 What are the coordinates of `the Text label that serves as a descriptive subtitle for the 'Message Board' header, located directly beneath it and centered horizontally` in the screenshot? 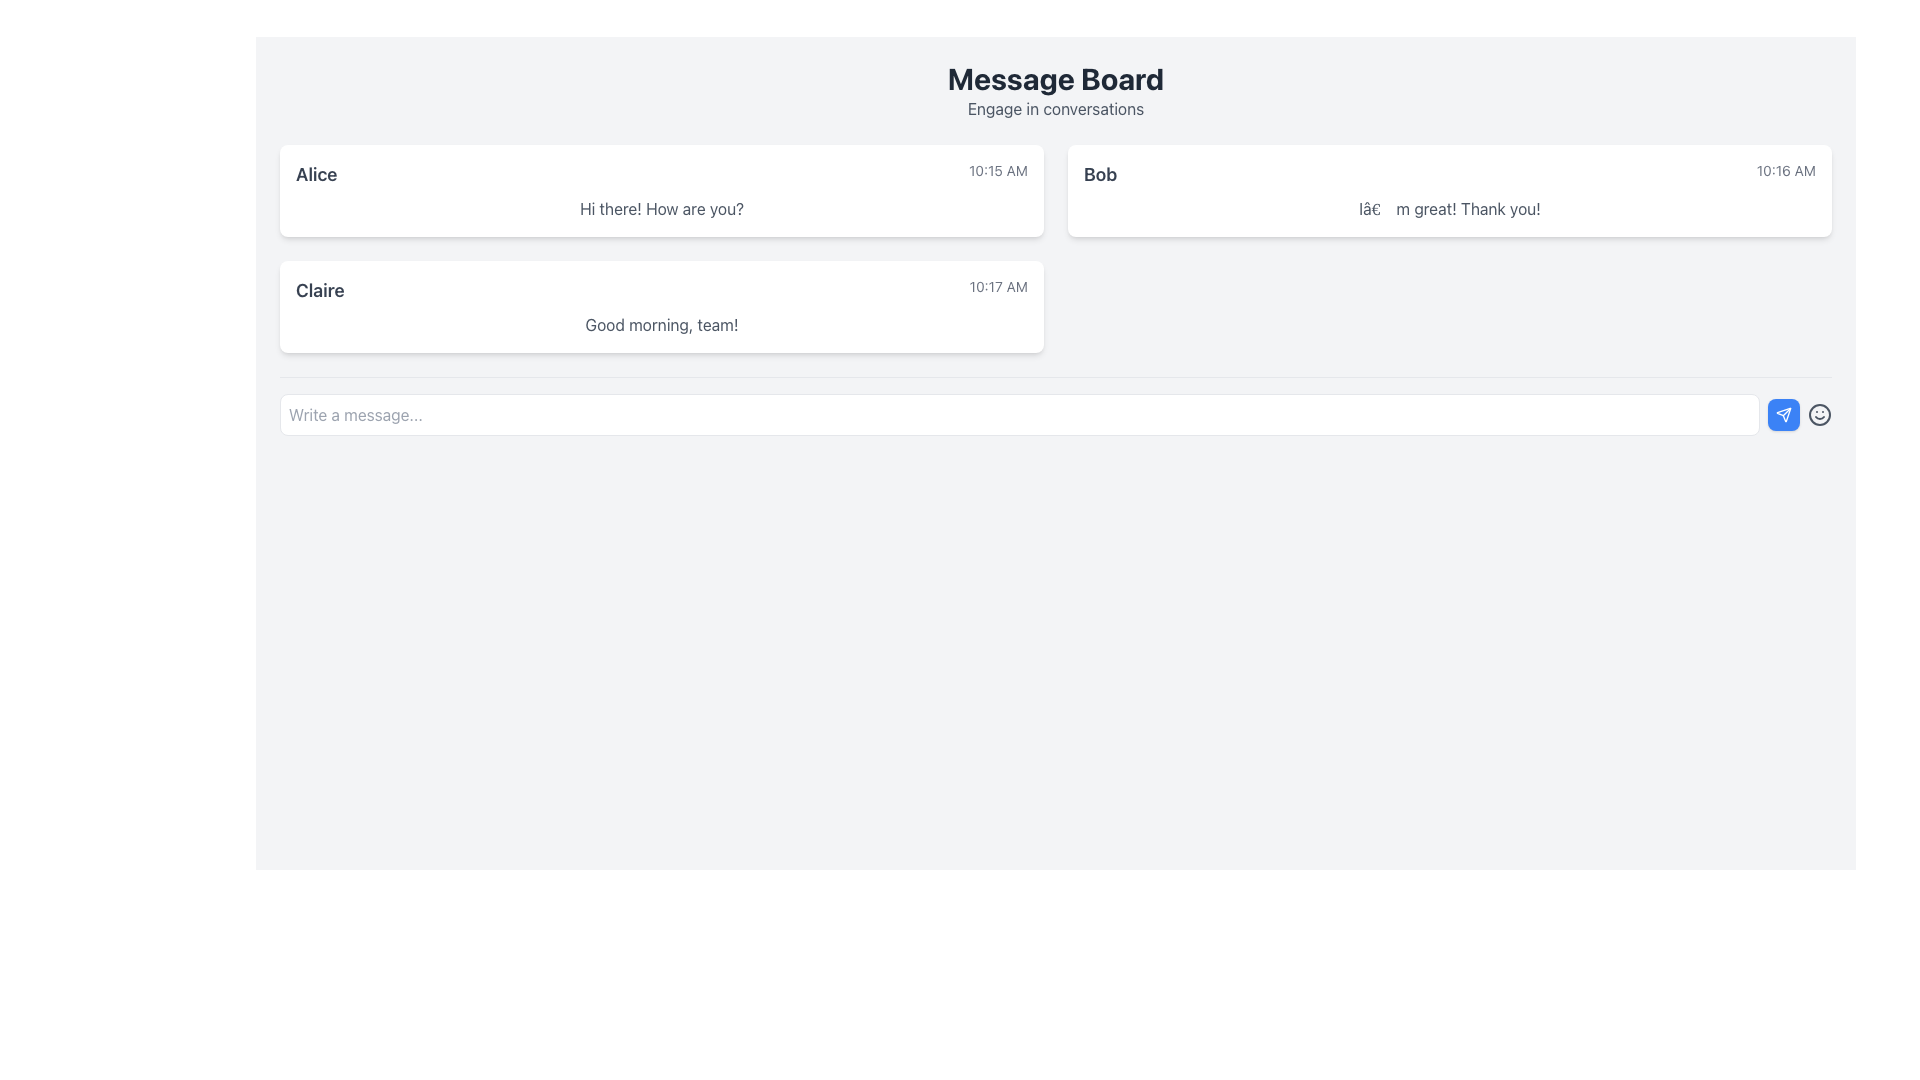 It's located at (1055, 108).